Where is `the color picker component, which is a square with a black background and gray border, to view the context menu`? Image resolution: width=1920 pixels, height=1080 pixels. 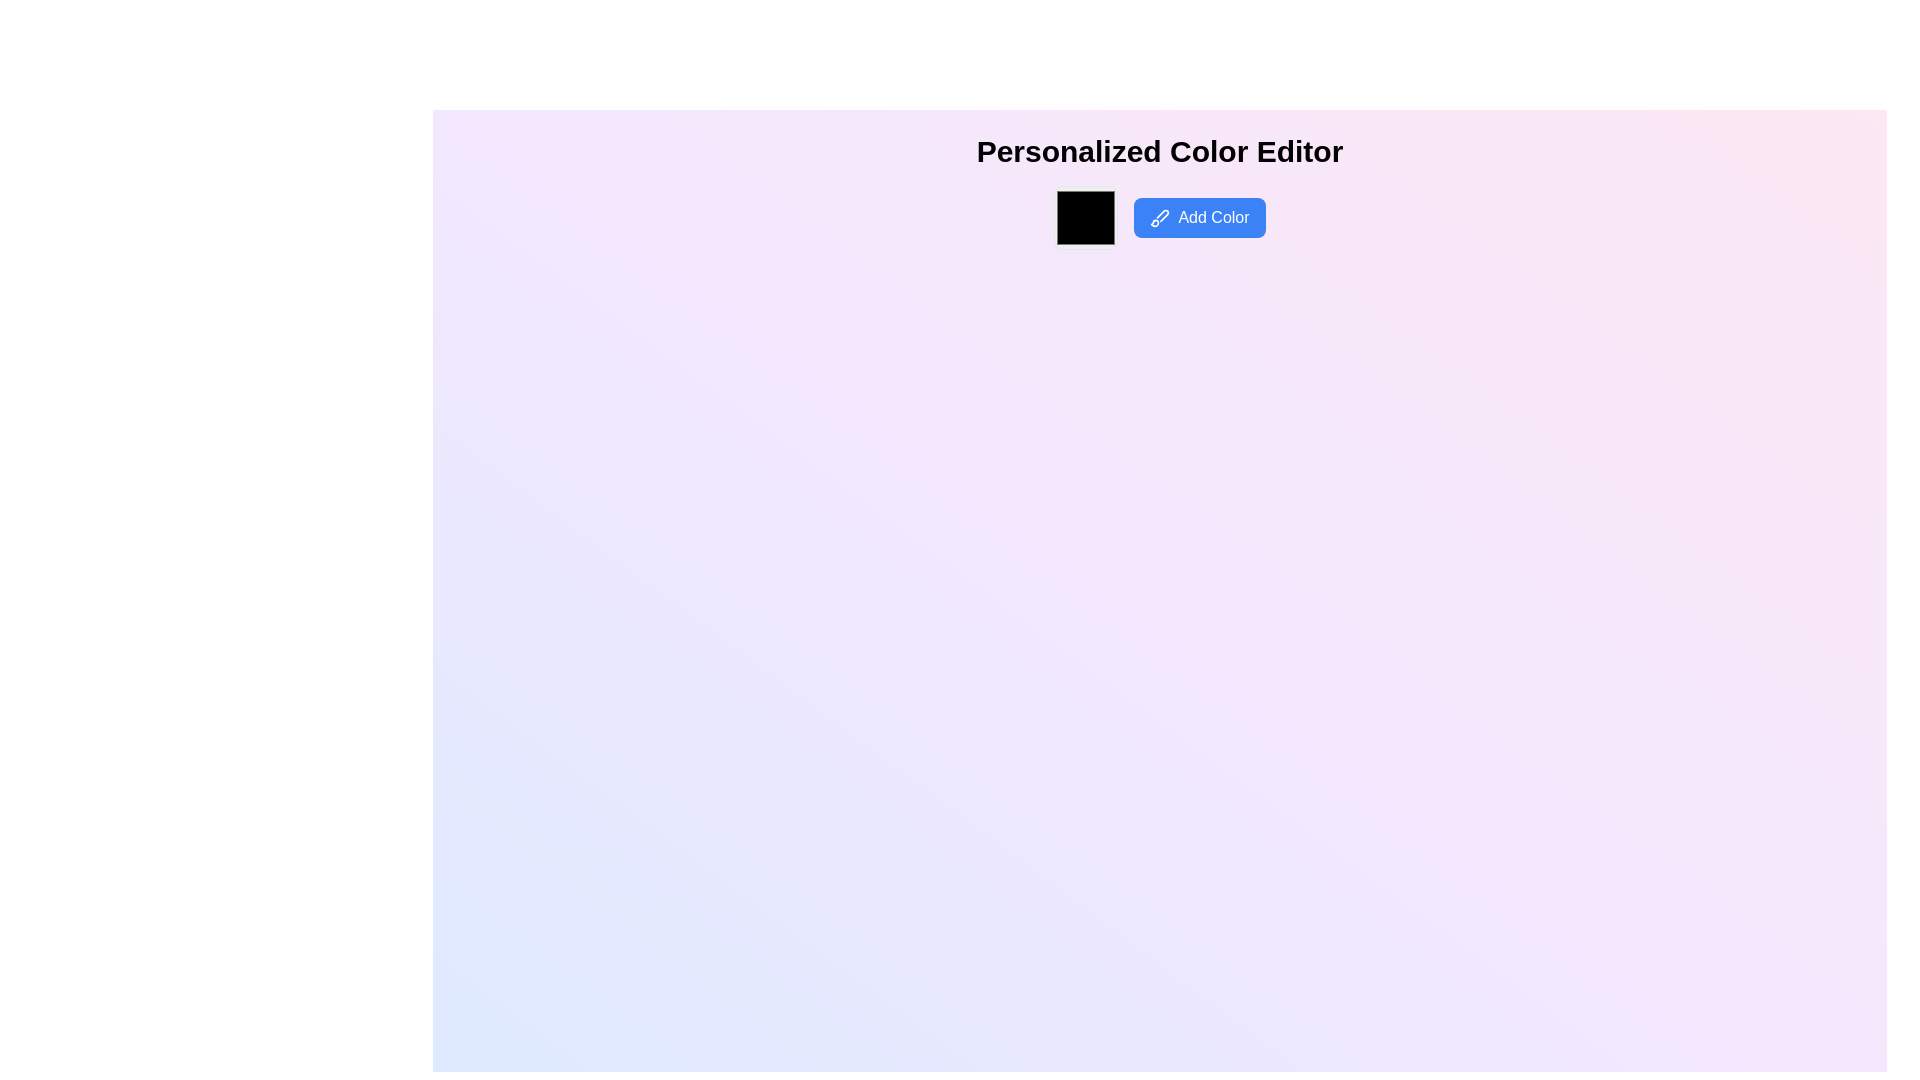 the color picker component, which is a square with a black background and gray border, to view the context menu is located at coordinates (1085, 218).